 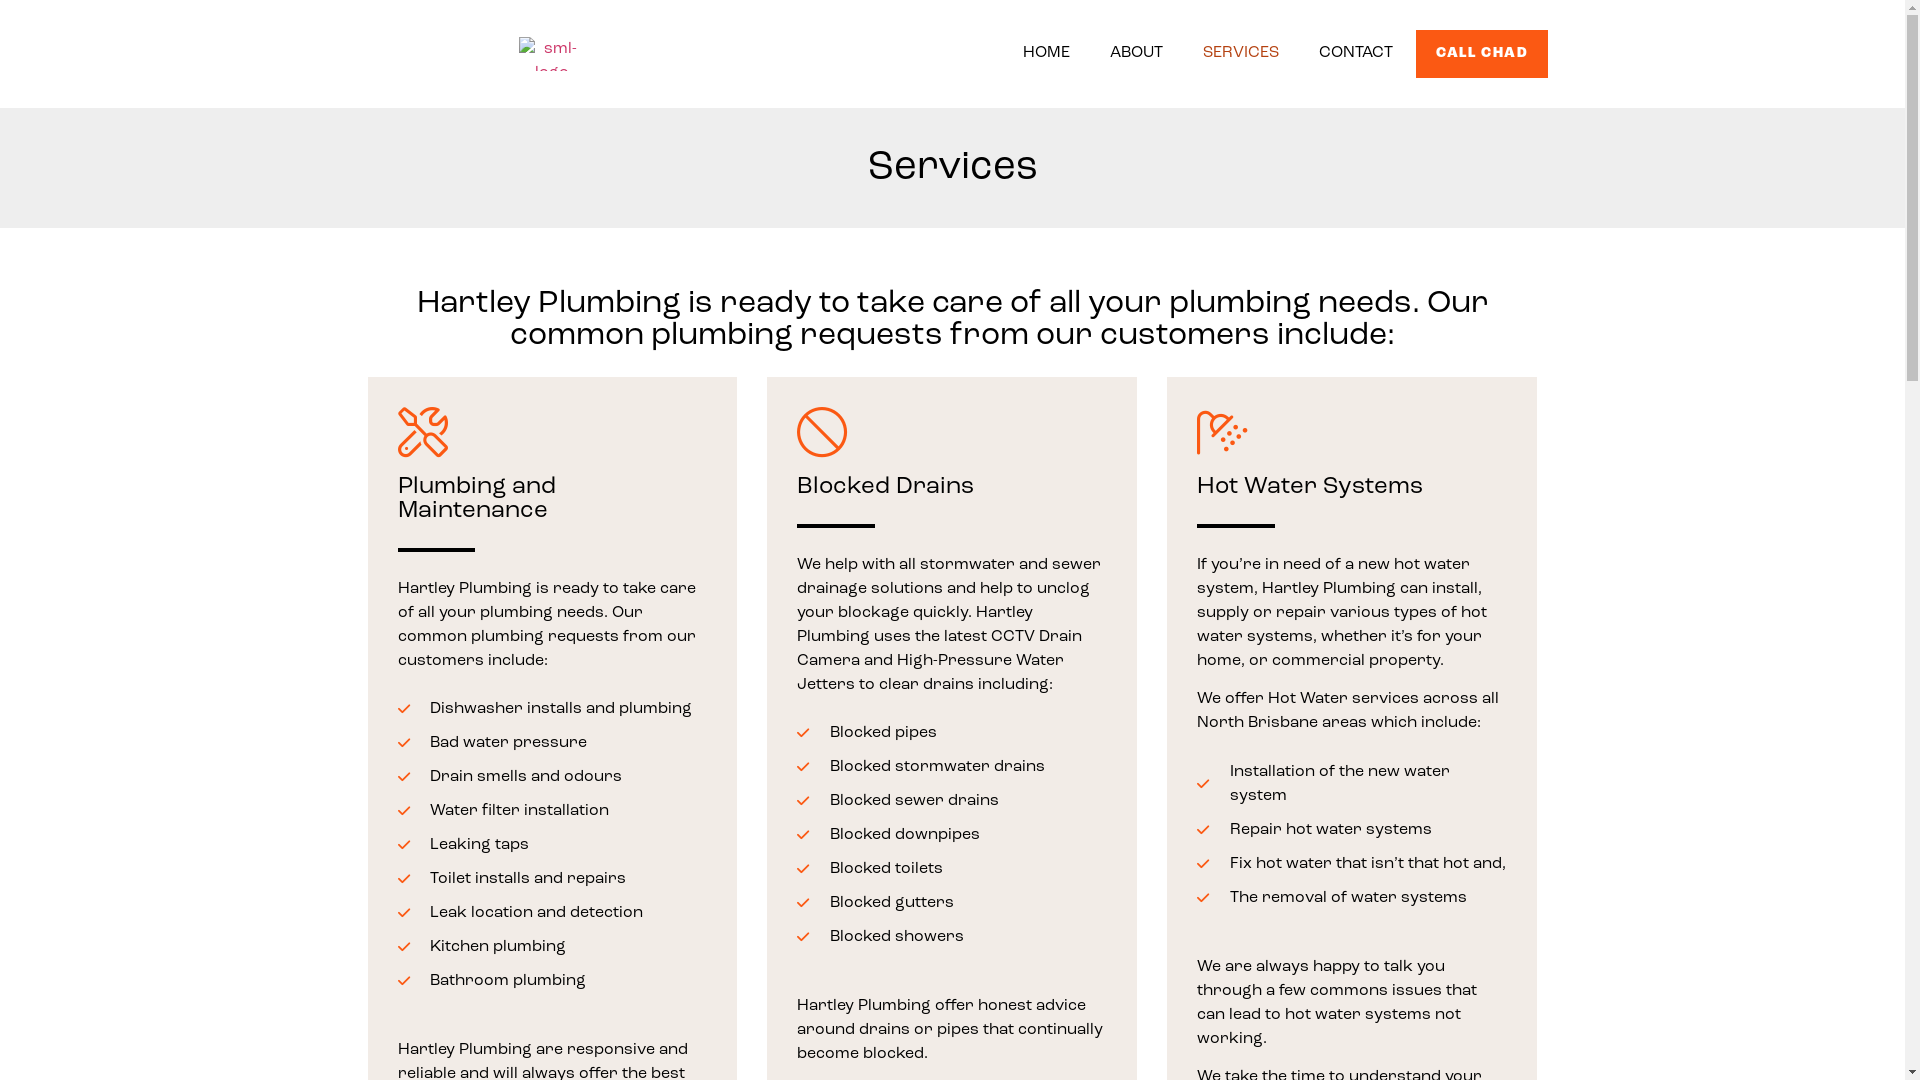 What do you see at coordinates (1309, 52) in the screenshot?
I see `'CONTACT'` at bounding box center [1309, 52].